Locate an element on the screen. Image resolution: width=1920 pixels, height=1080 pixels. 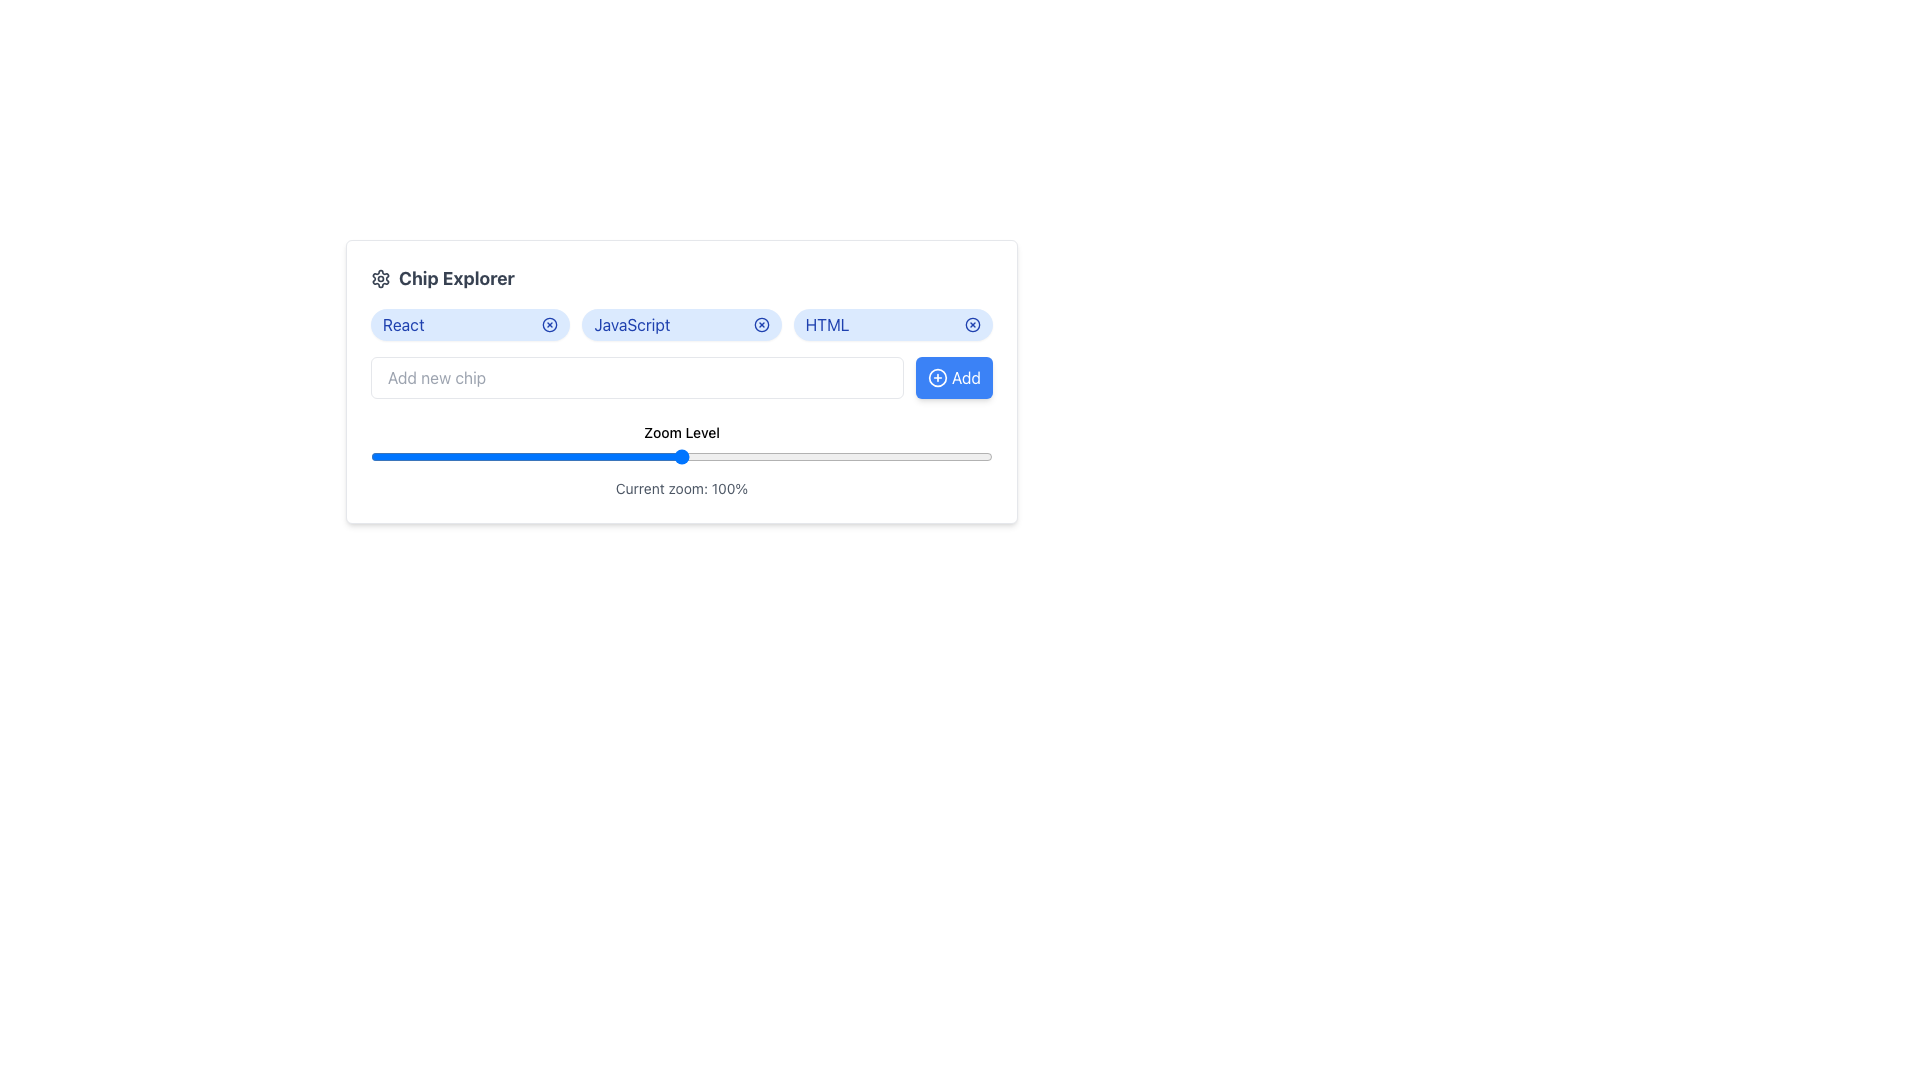
the 'React' text label located in the leftmost chip of a horizontal list of chips to interact with it is located at coordinates (402, 323).